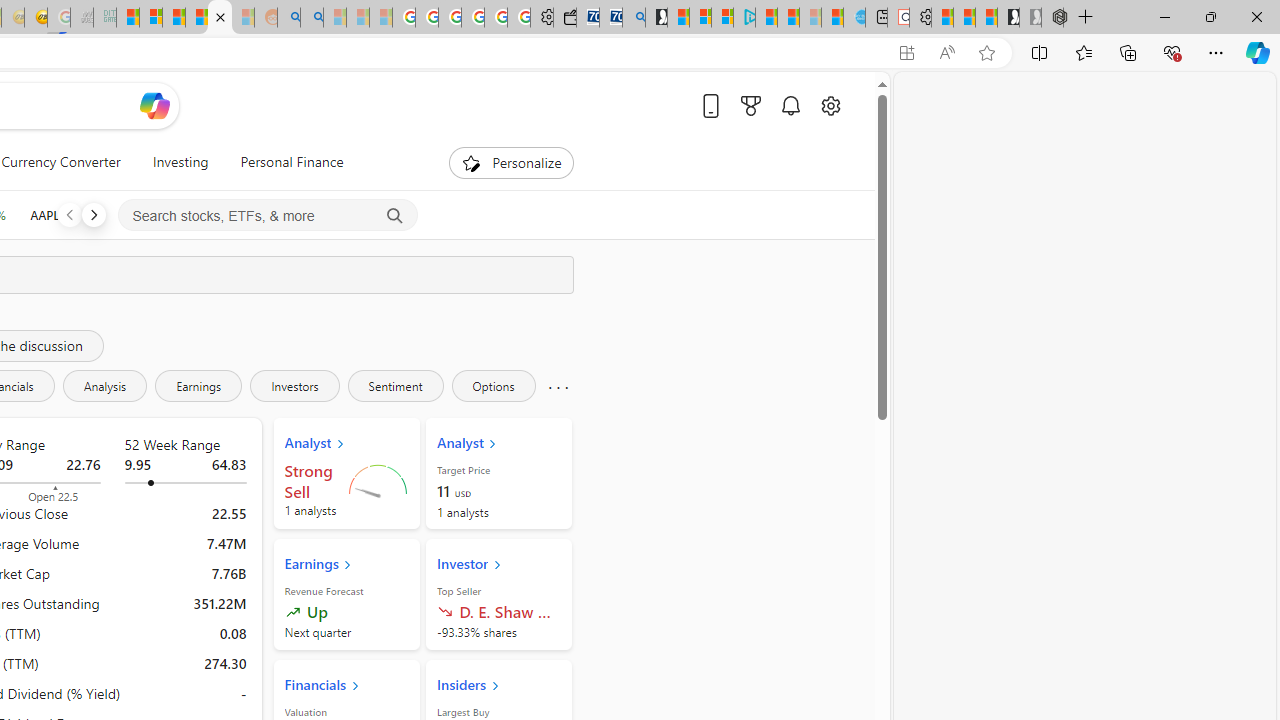  What do you see at coordinates (75, 214) in the screenshot?
I see `'AAPL APPLE INC. decrease 224.53 -1.87 -0.83%'` at bounding box center [75, 214].